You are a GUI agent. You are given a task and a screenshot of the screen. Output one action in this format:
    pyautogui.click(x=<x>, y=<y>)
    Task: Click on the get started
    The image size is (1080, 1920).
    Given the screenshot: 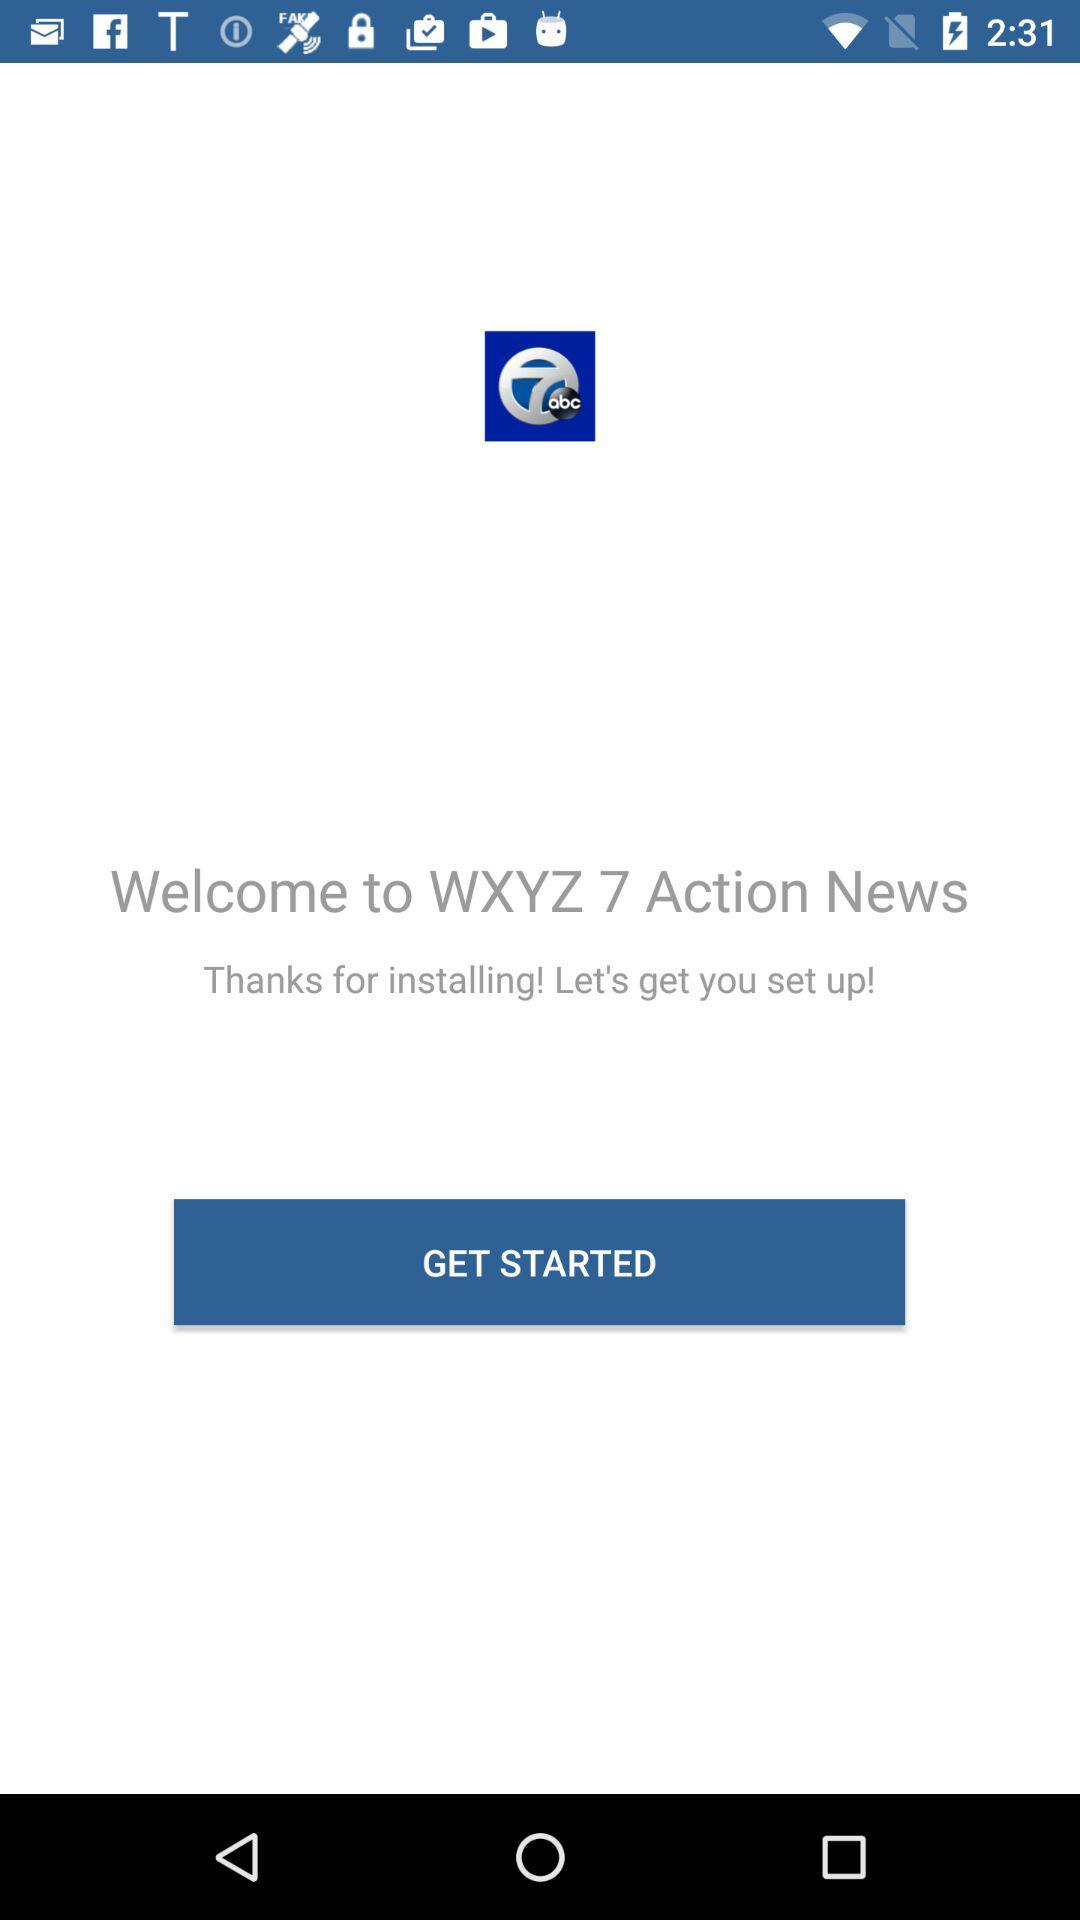 What is the action you would take?
    pyautogui.click(x=538, y=1261)
    